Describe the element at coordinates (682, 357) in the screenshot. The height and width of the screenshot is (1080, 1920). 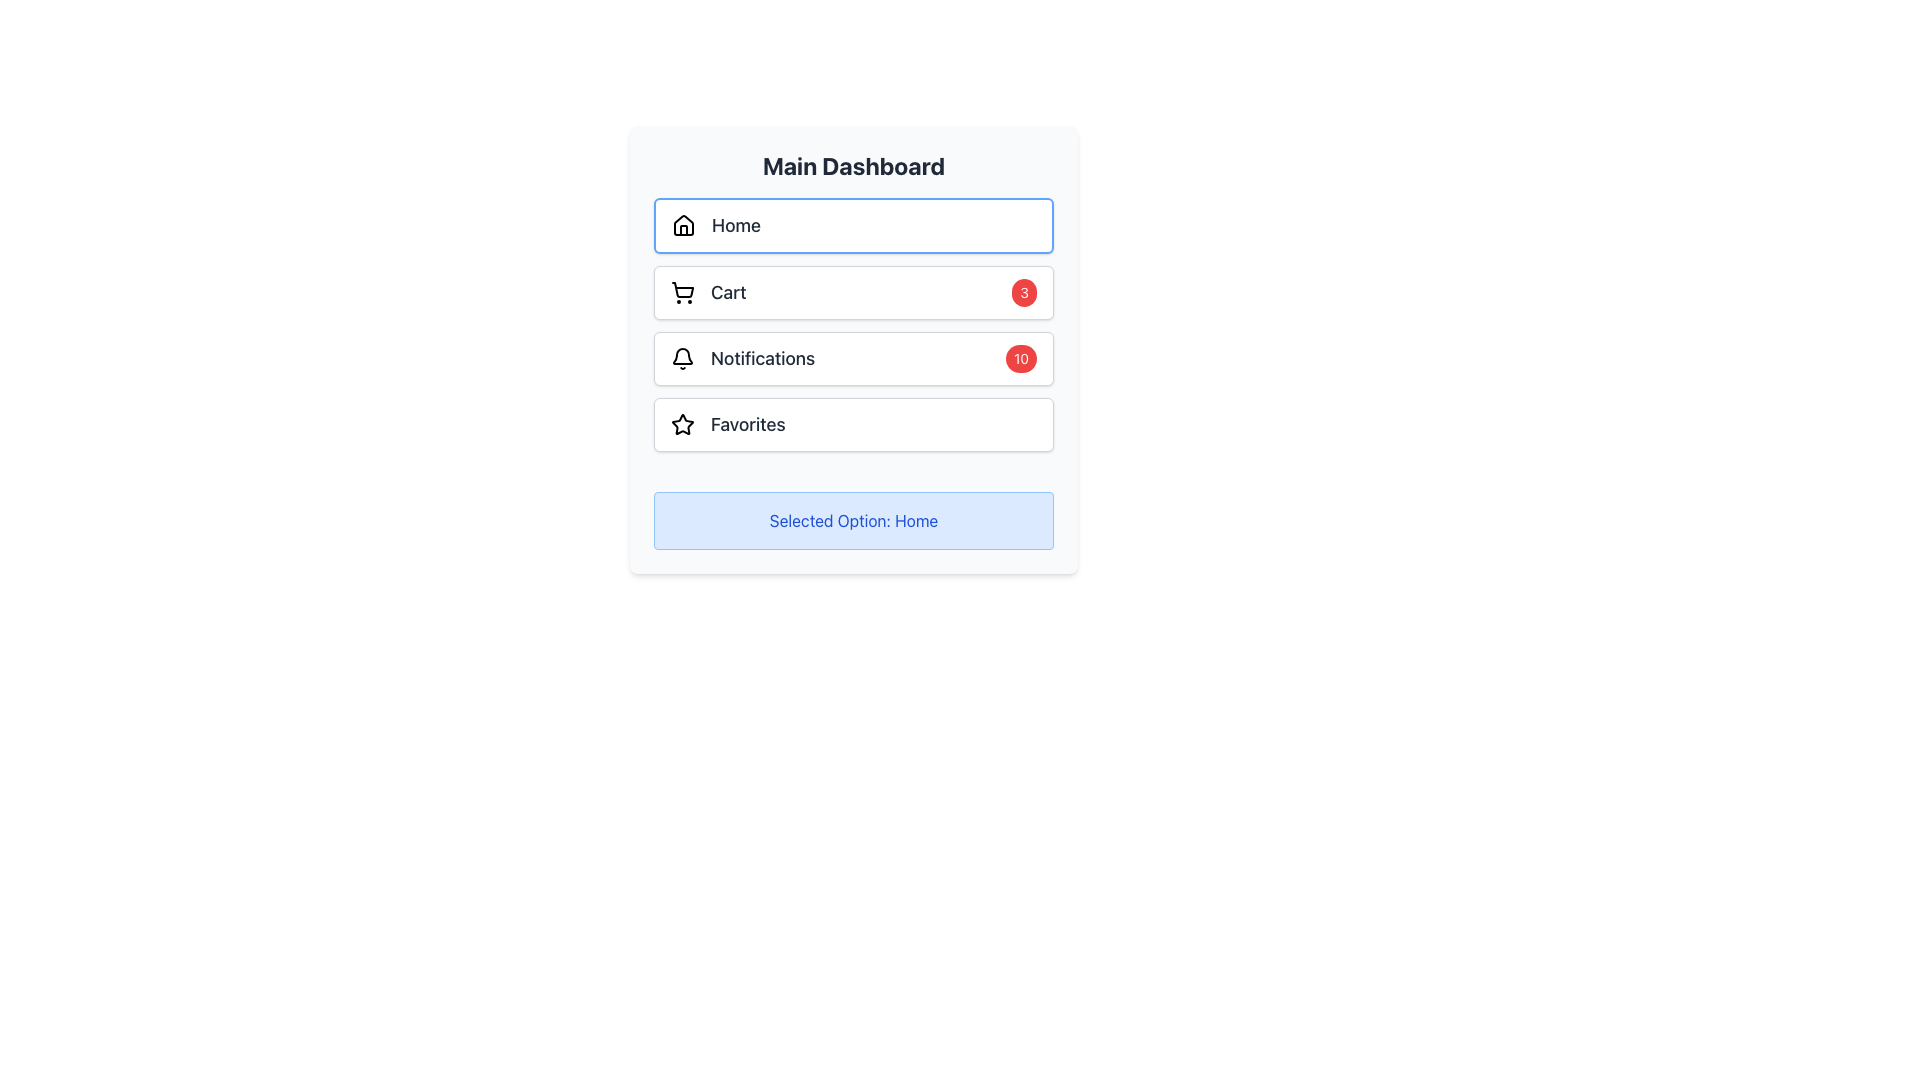
I see `the bell icon in the second menu option from the top on the left-hand side of the dashboard` at that location.